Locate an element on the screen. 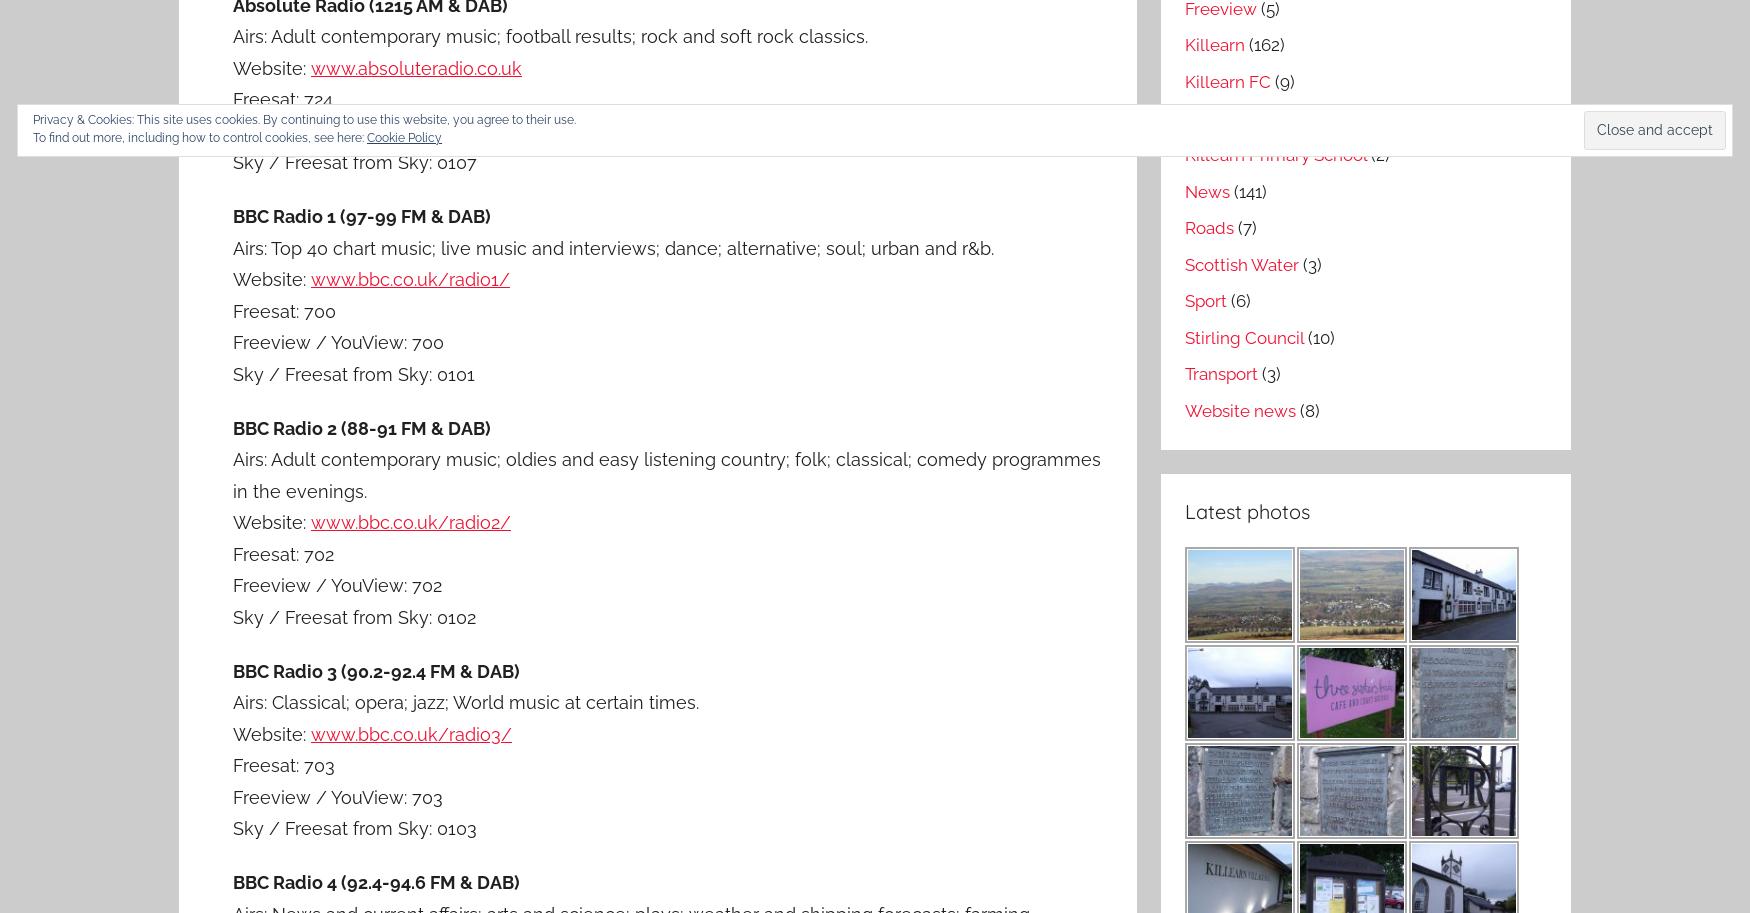  '(7)' is located at coordinates (1244, 226).